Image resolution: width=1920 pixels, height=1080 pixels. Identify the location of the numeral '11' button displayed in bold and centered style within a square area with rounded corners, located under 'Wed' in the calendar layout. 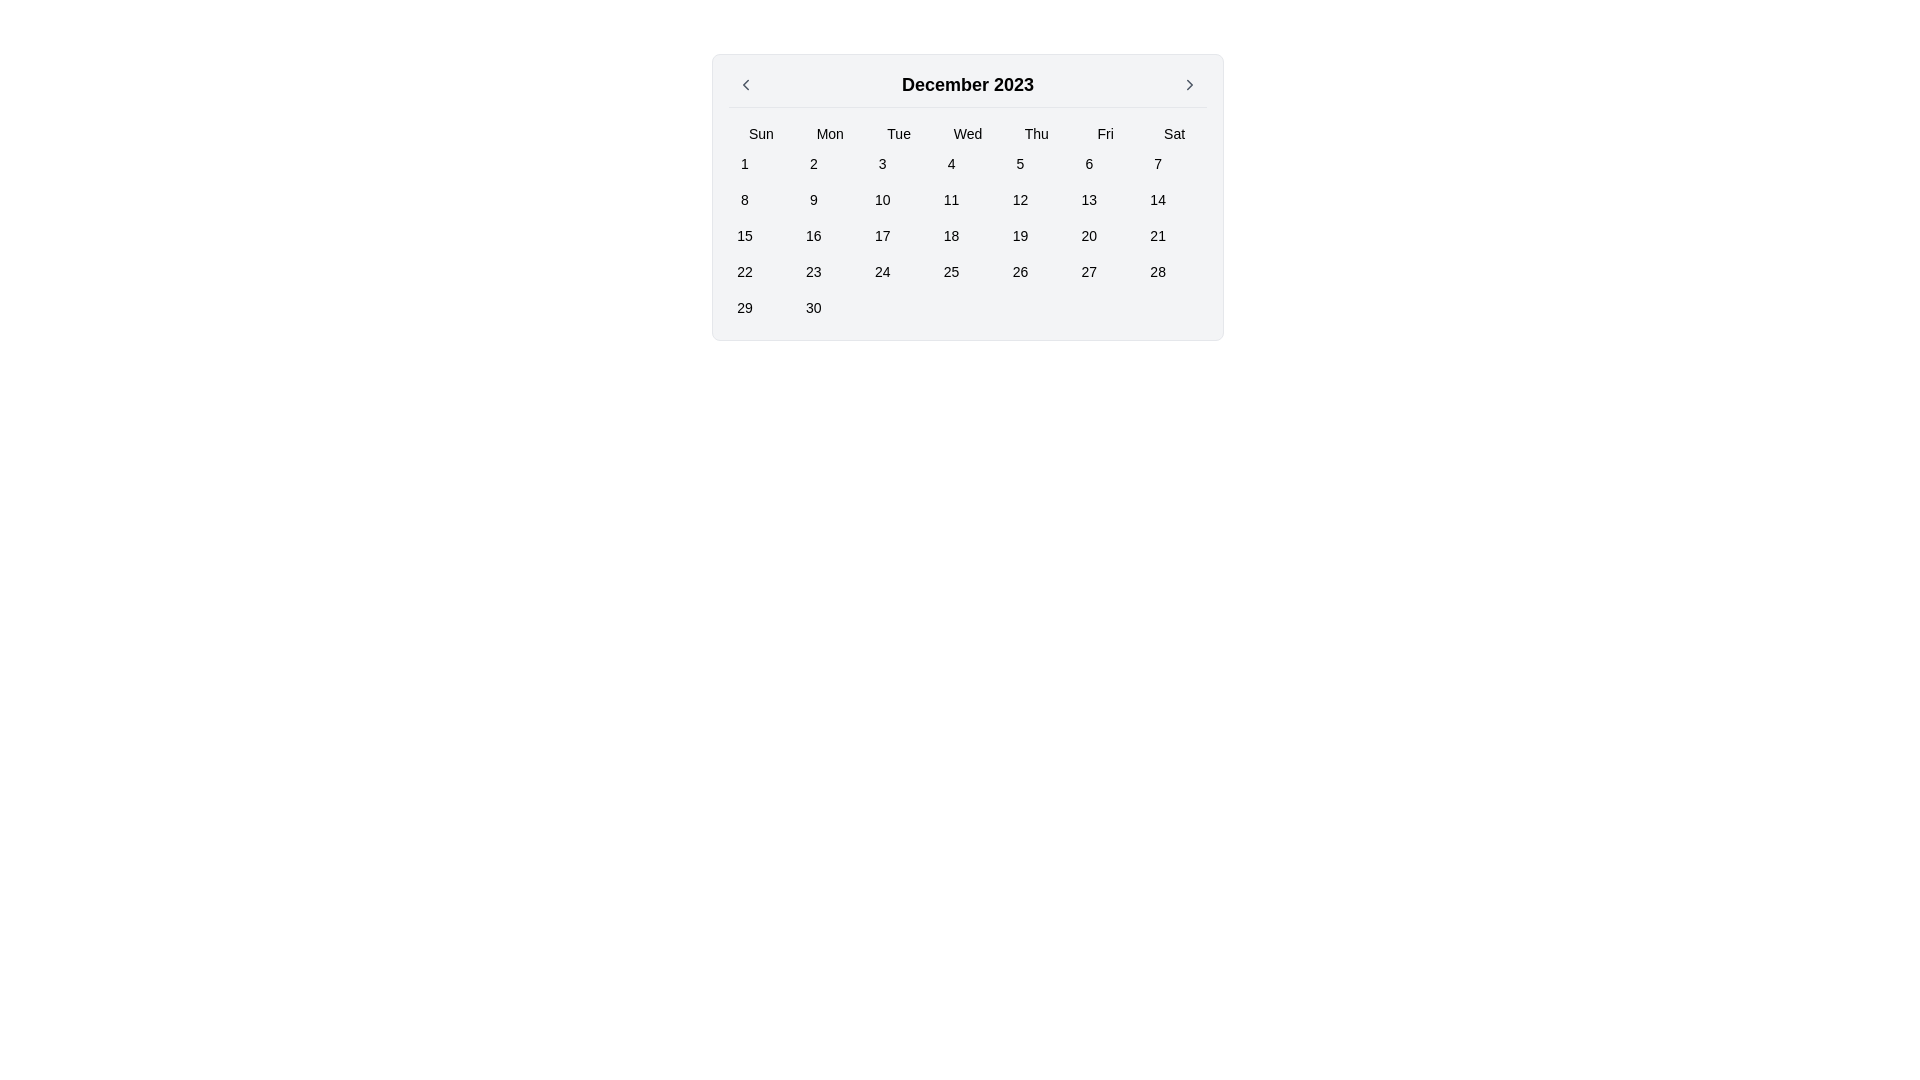
(950, 200).